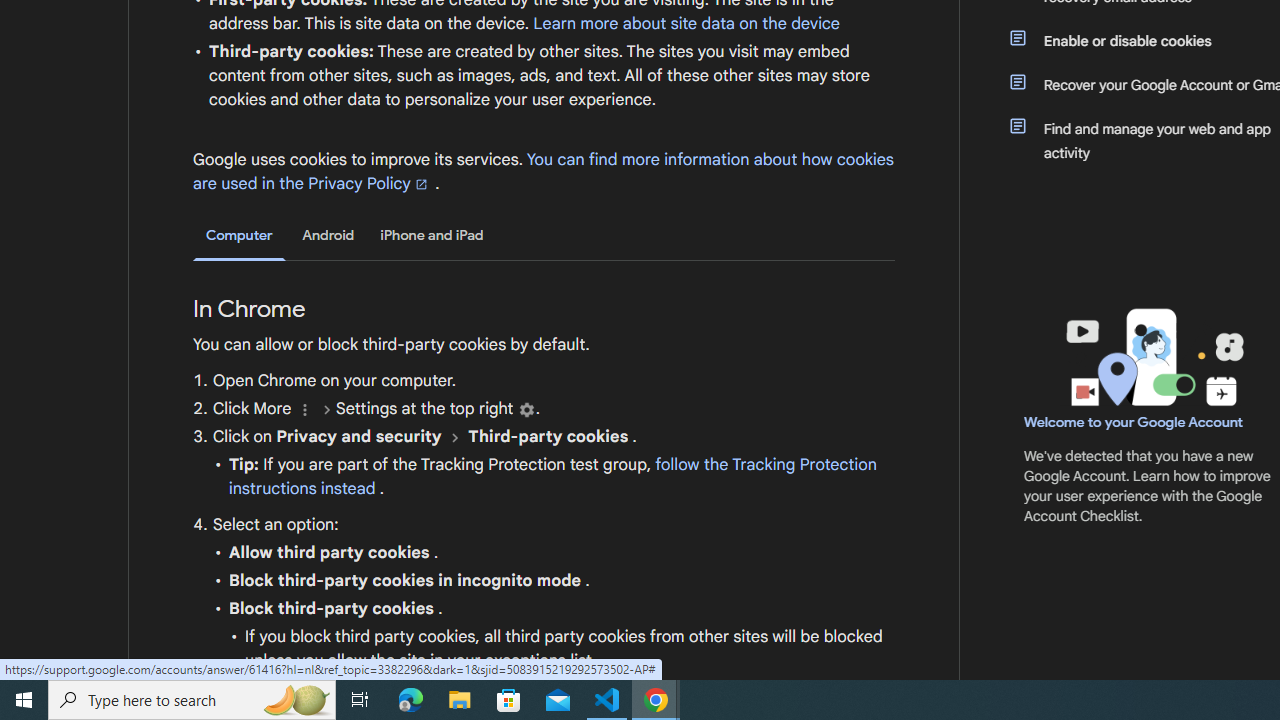 The height and width of the screenshot is (720, 1280). Describe the element at coordinates (1134, 421) in the screenshot. I see `'Welcome to your Google Account'` at that location.